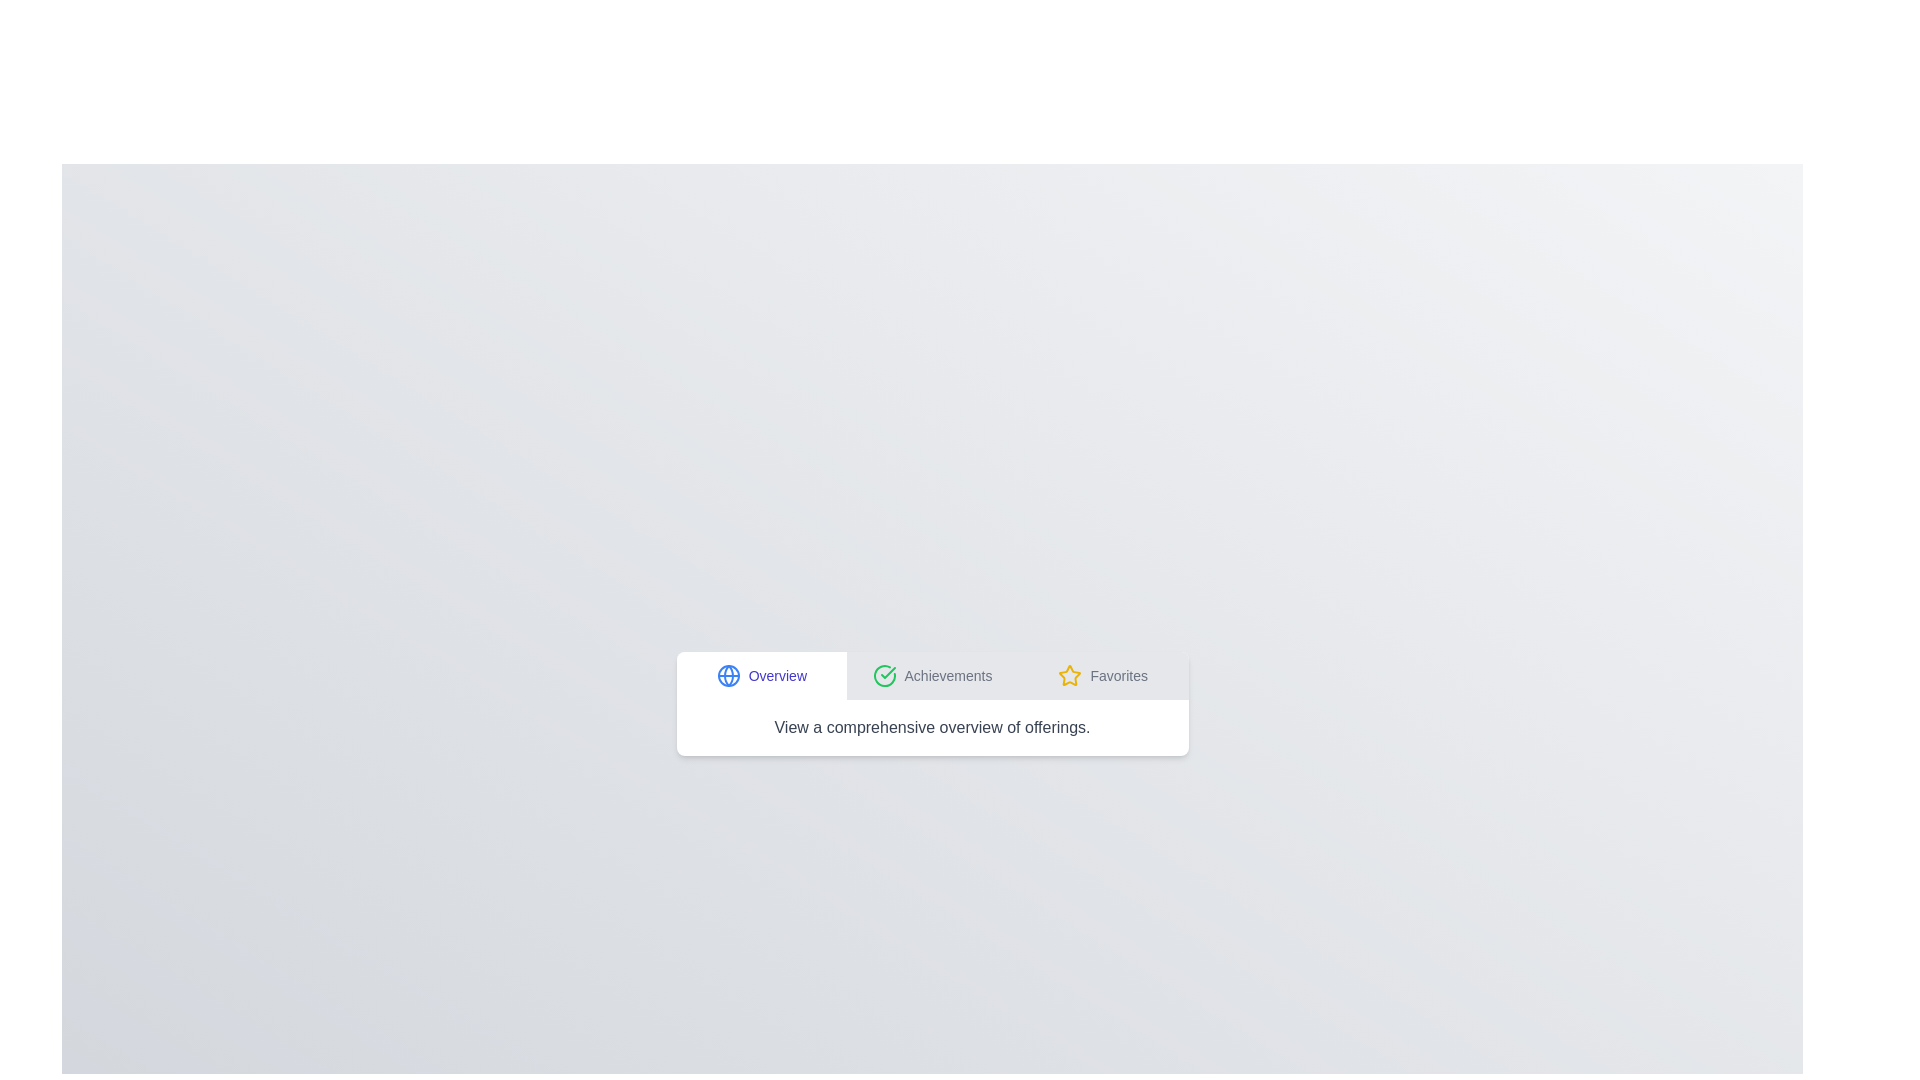 The width and height of the screenshot is (1920, 1080). Describe the element at coordinates (760, 675) in the screenshot. I see `the tab labeled Overview` at that location.